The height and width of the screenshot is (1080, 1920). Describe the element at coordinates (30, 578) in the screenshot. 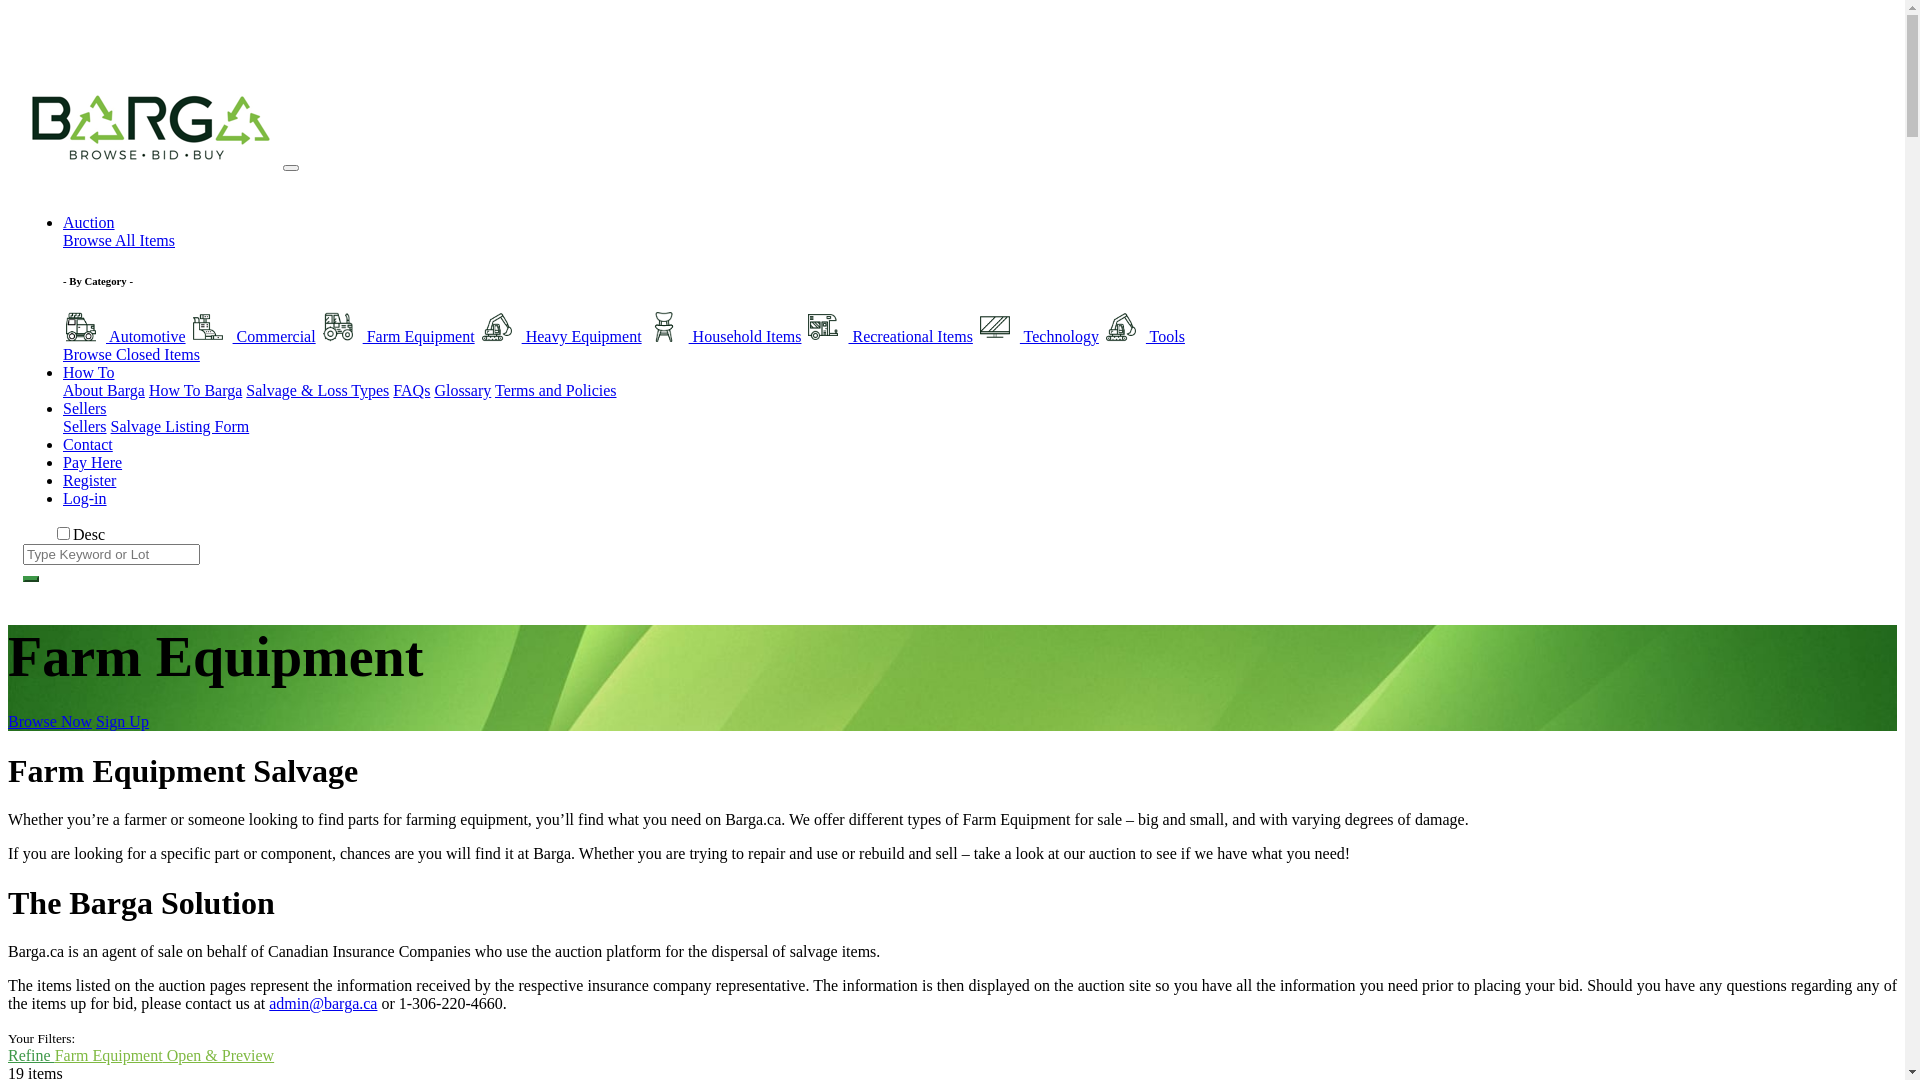

I see `'Keyword Search'` at that location.